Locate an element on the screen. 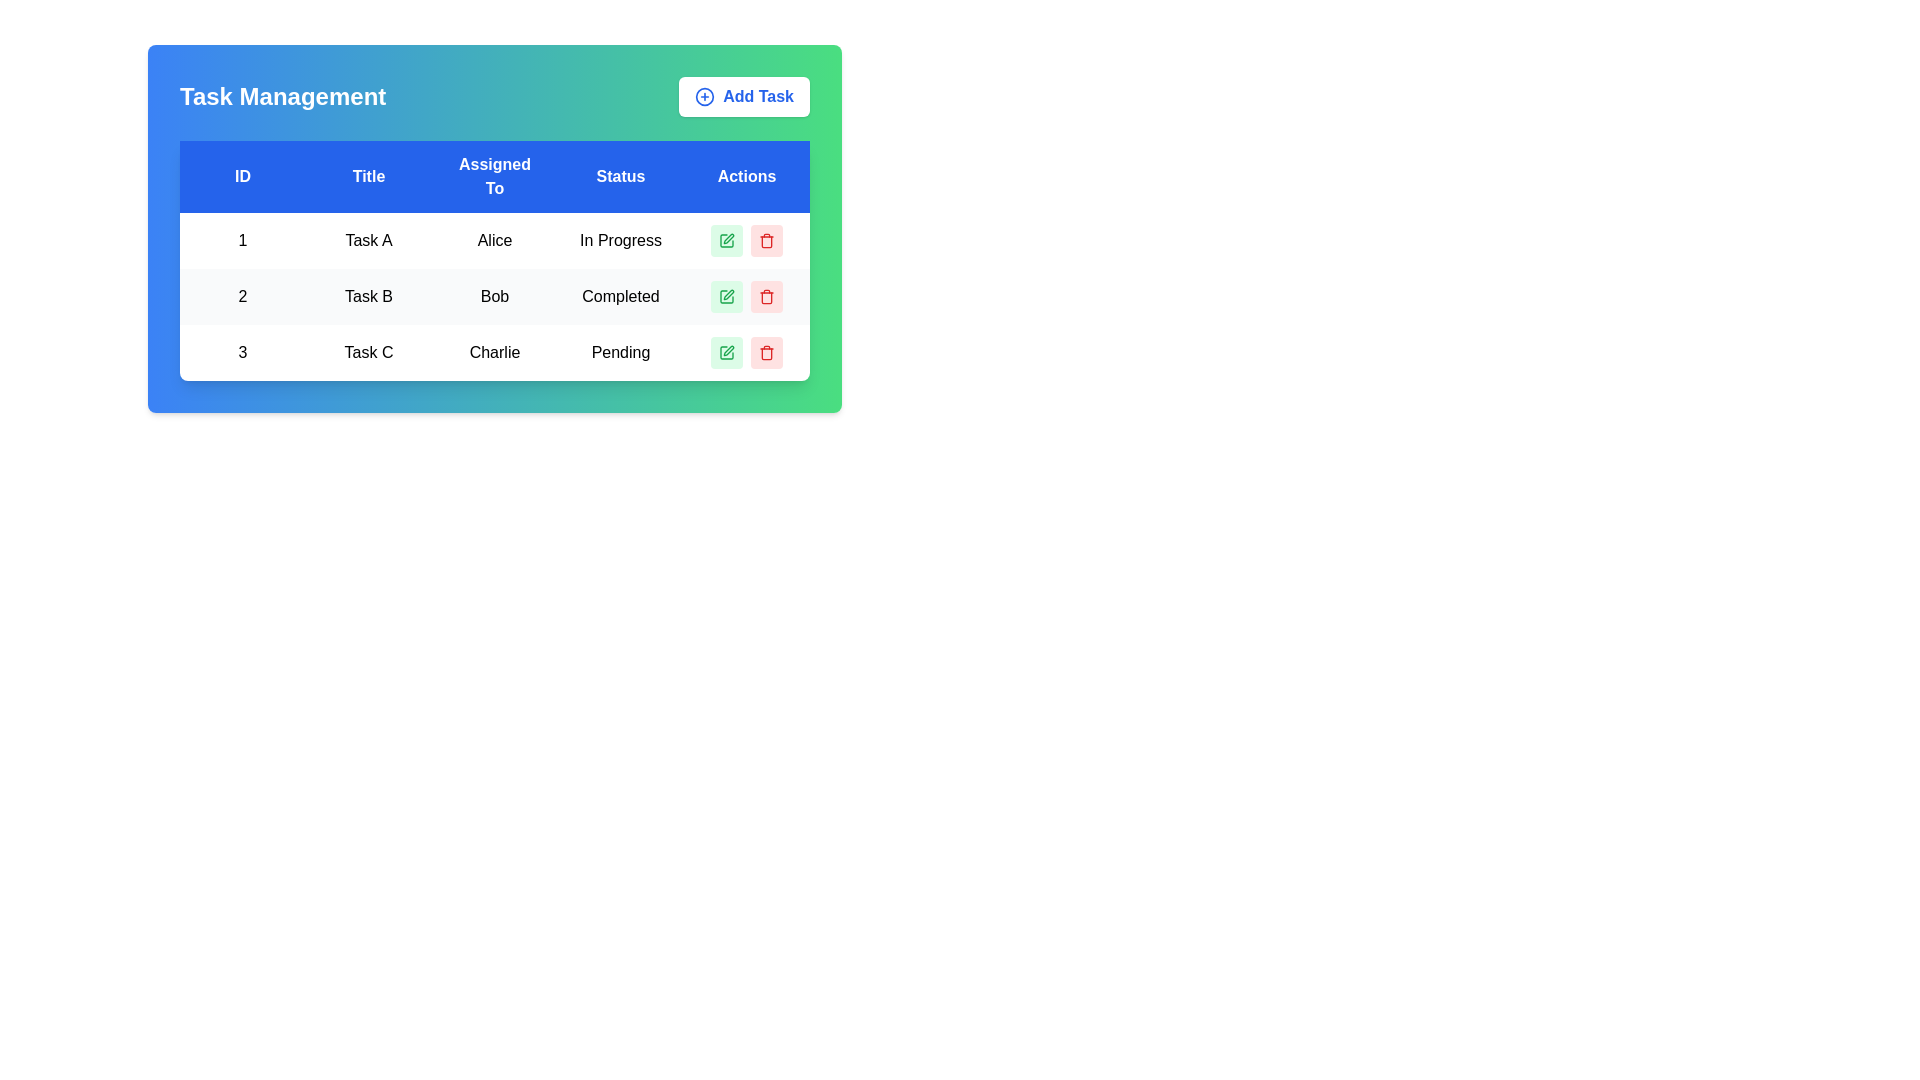 This screenshot has width=1920, height=1080. the edit button for 'Task C', which is the second button from the left in the Actions column of the table is located at coordinates (728, 350).